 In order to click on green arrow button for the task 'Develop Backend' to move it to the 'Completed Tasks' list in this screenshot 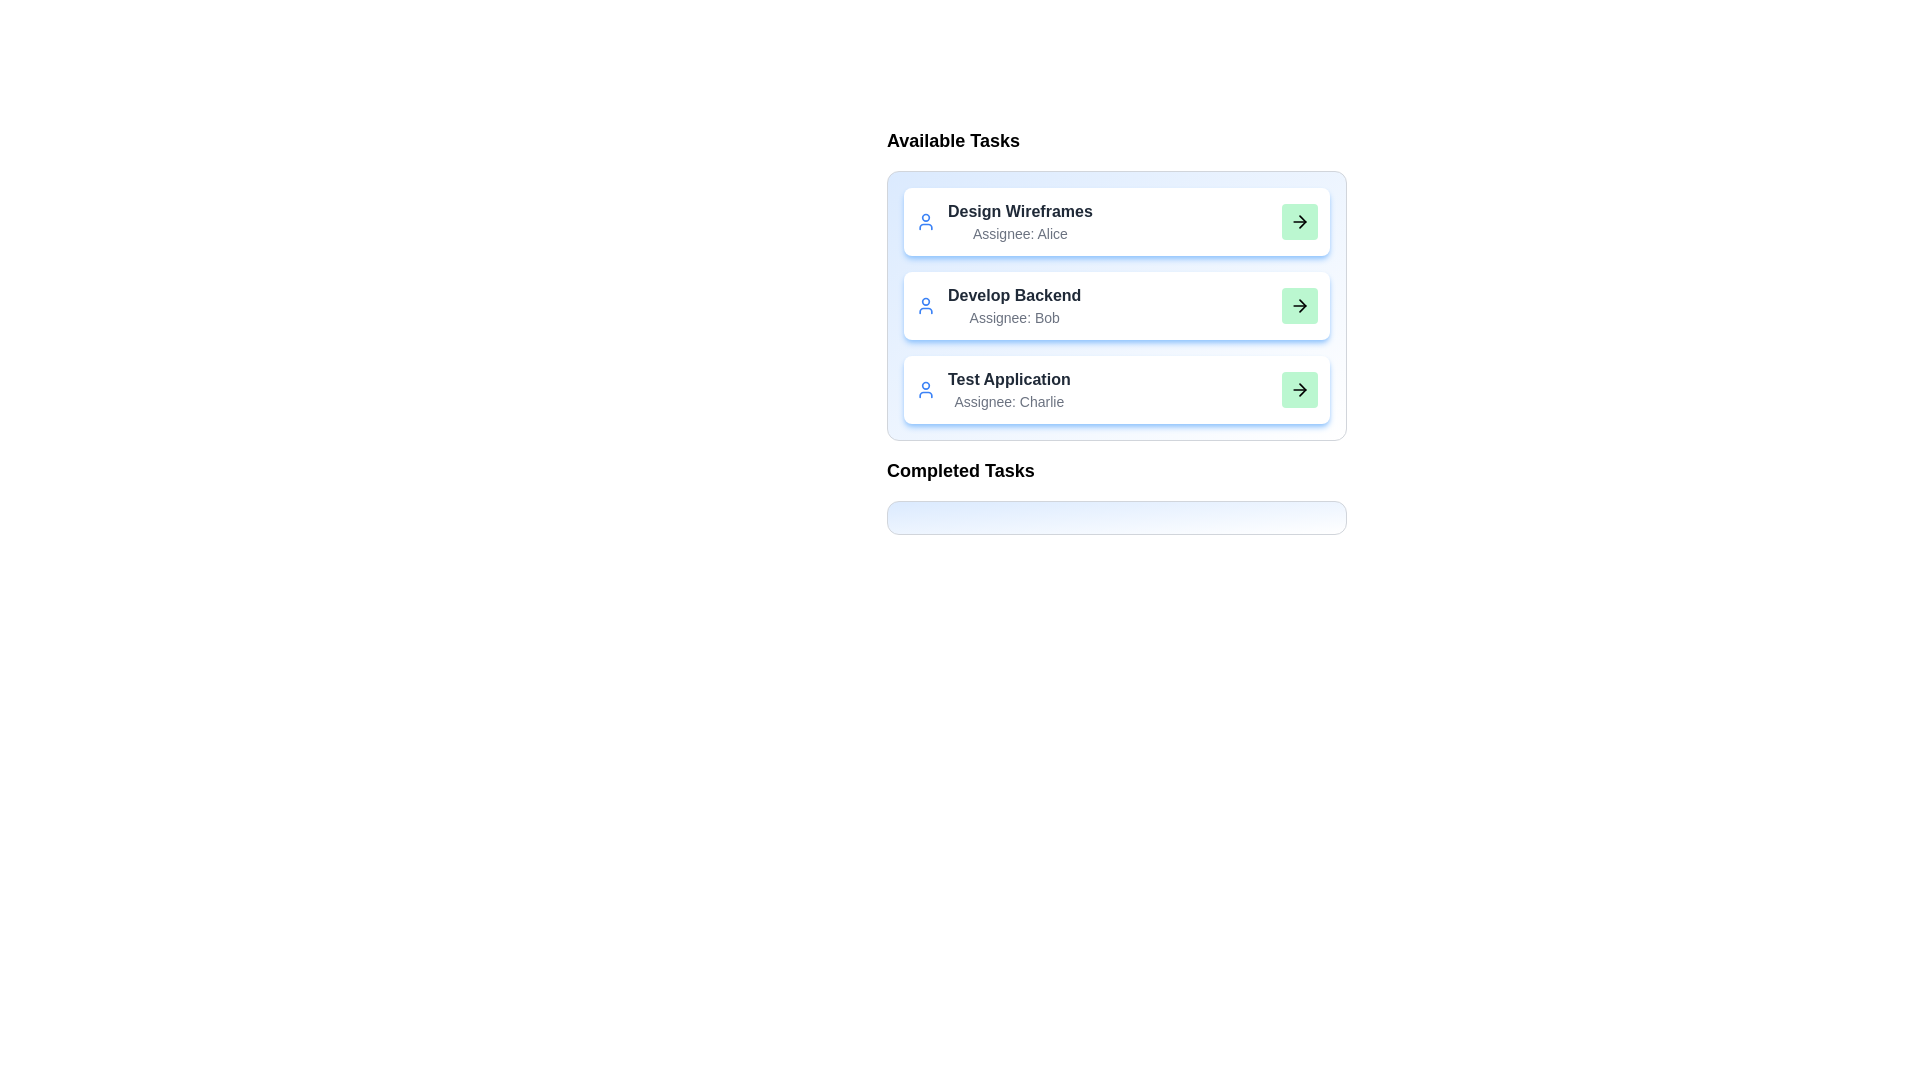, I will do `click(1300, 305)`.